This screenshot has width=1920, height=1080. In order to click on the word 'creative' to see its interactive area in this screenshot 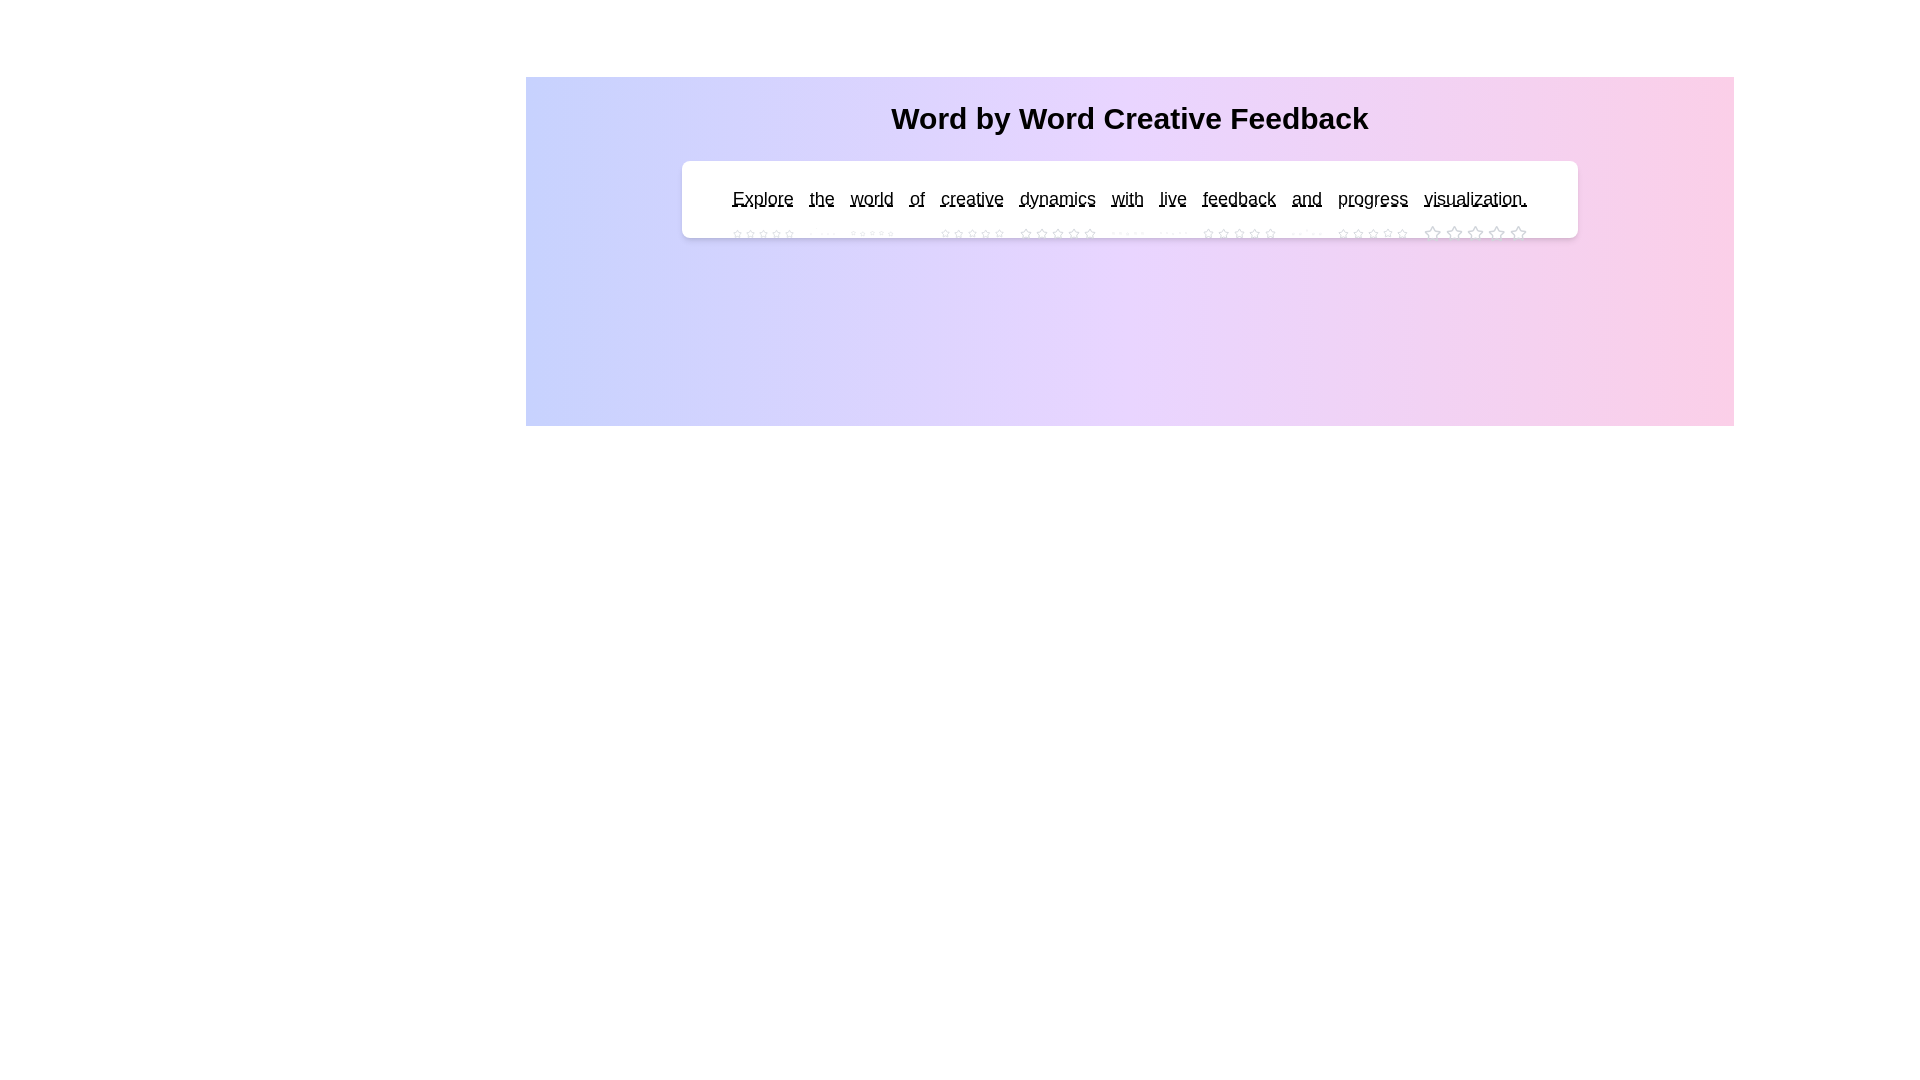, I will do `click(972, 199)`.